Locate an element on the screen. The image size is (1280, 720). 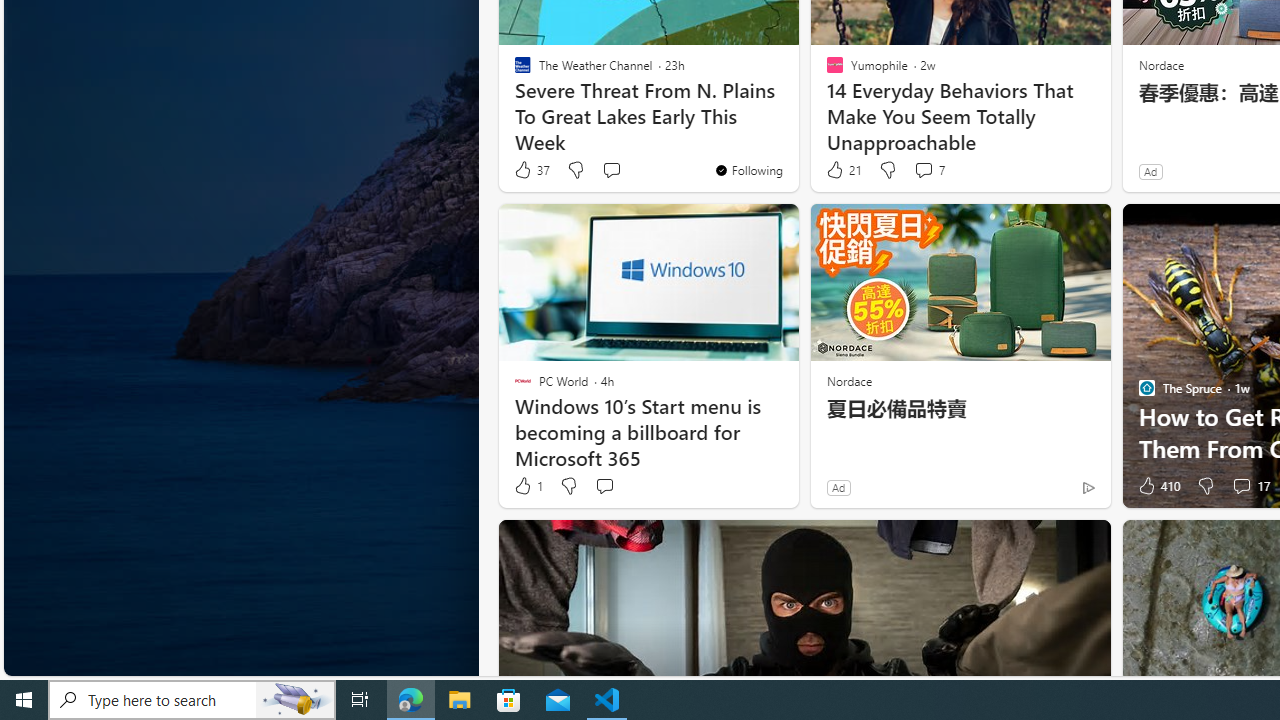
'View comments 17 Comment' is located at coordinates (1248, 486).